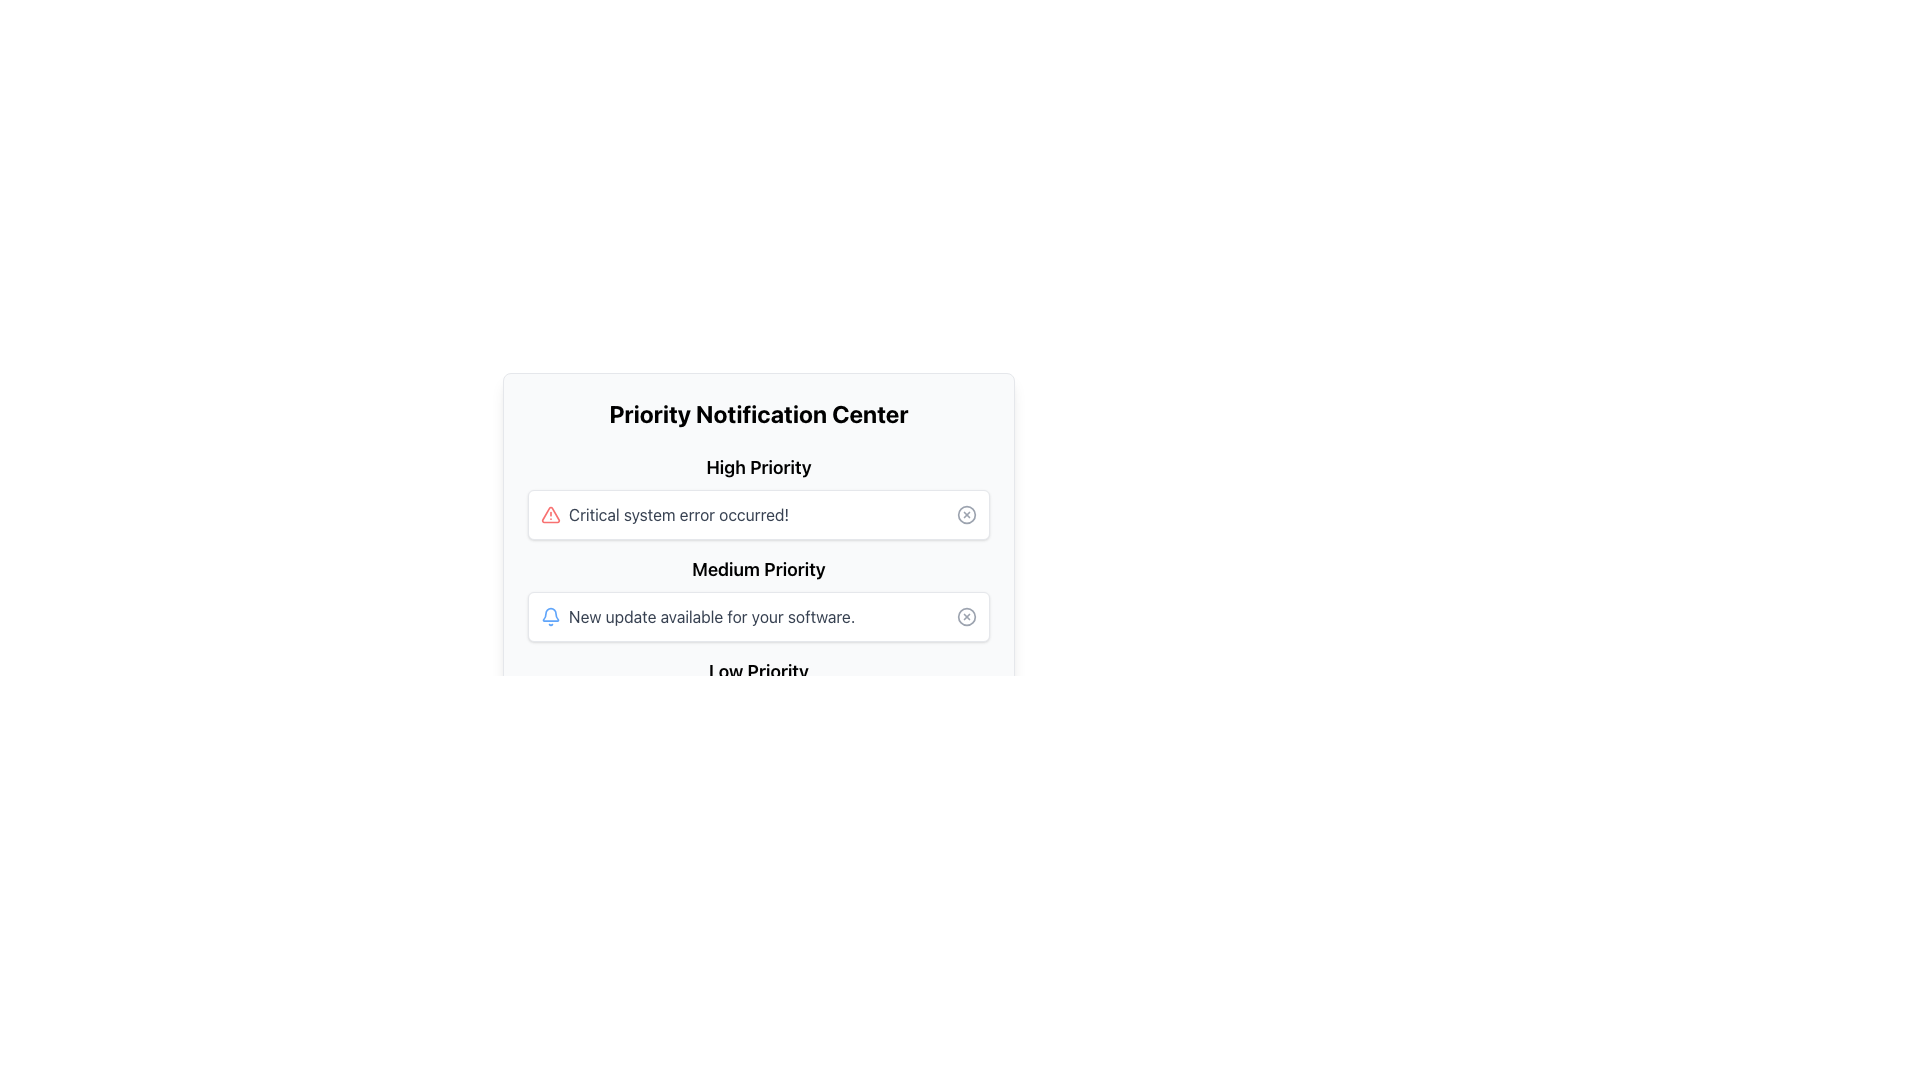 Image resolution: width=1920 pixels, height=1080 pixels. I want to click on the high-priority warning icon located to the left of the text 'Critical system error occurred!' in the notification center layout, so click(551, 514).